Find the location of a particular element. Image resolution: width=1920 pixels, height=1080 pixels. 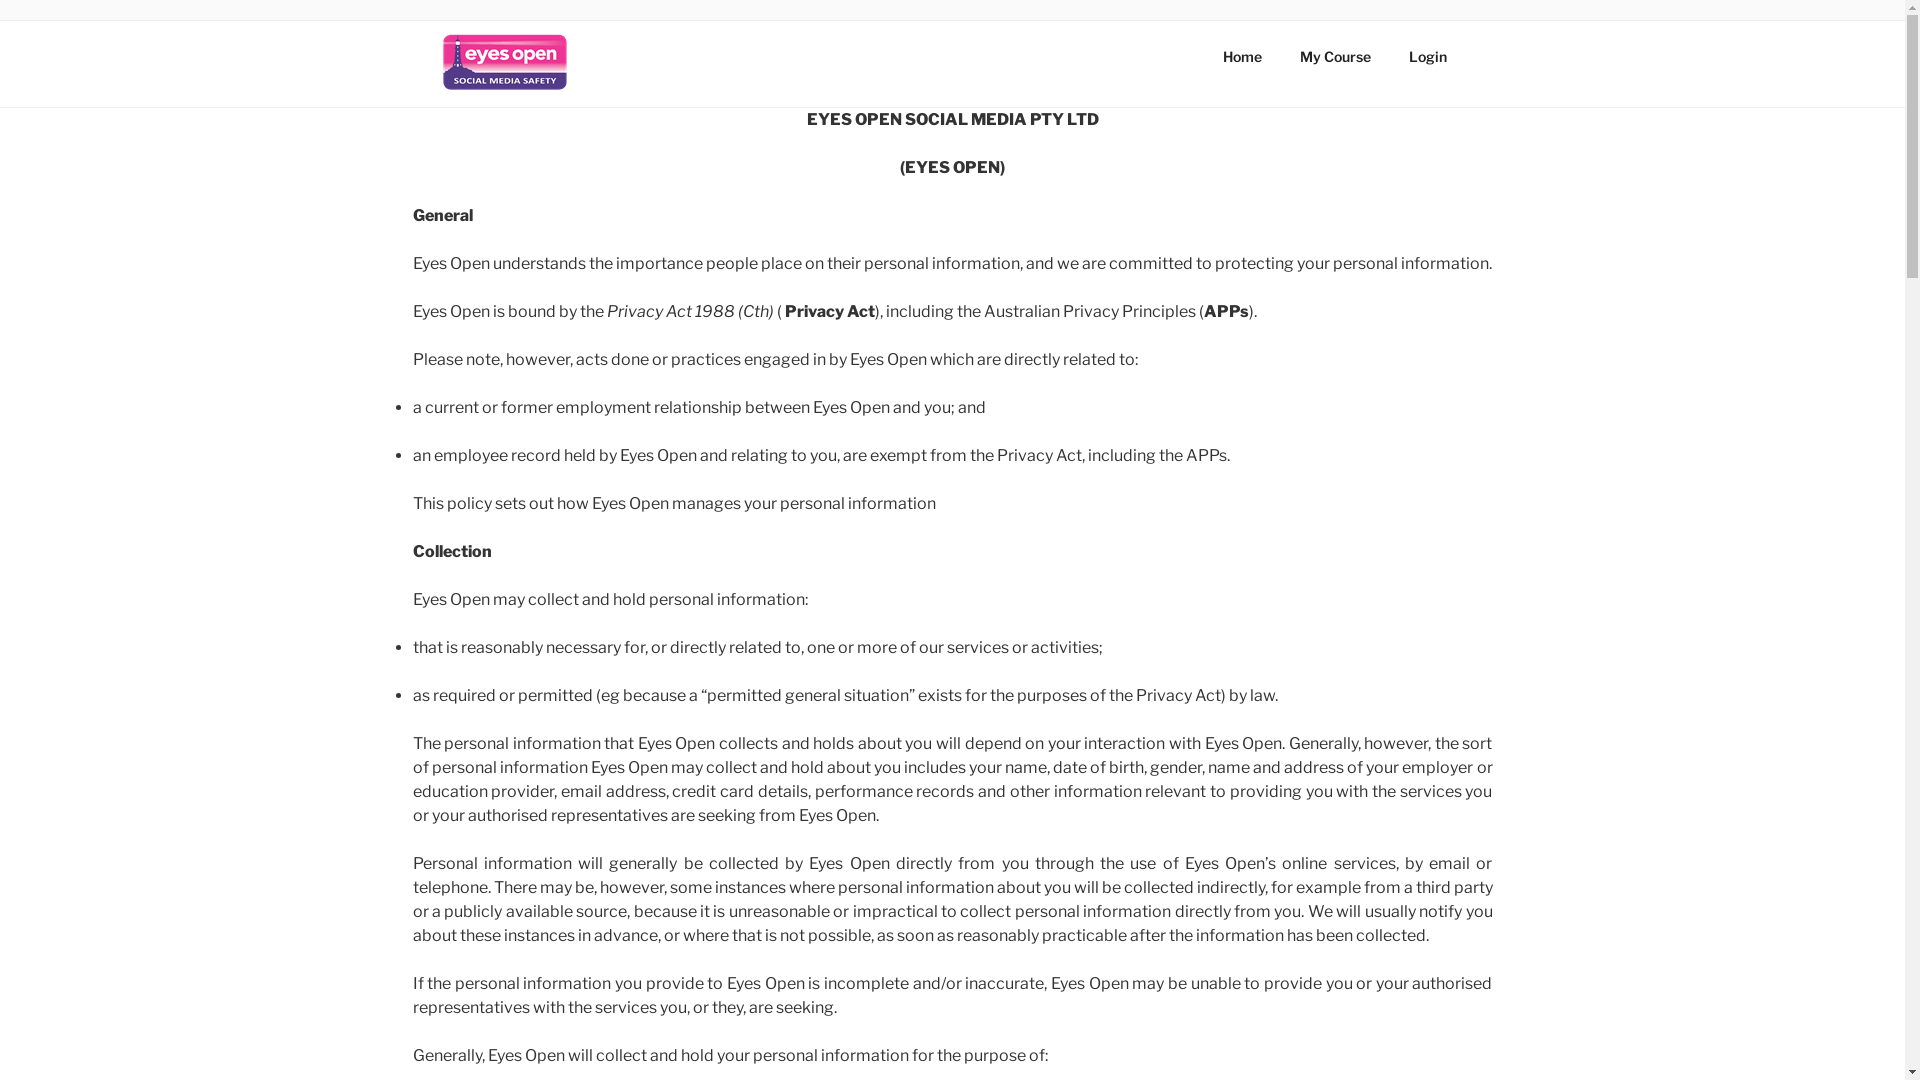

'My Course' is located at coordinates (1334, 55).